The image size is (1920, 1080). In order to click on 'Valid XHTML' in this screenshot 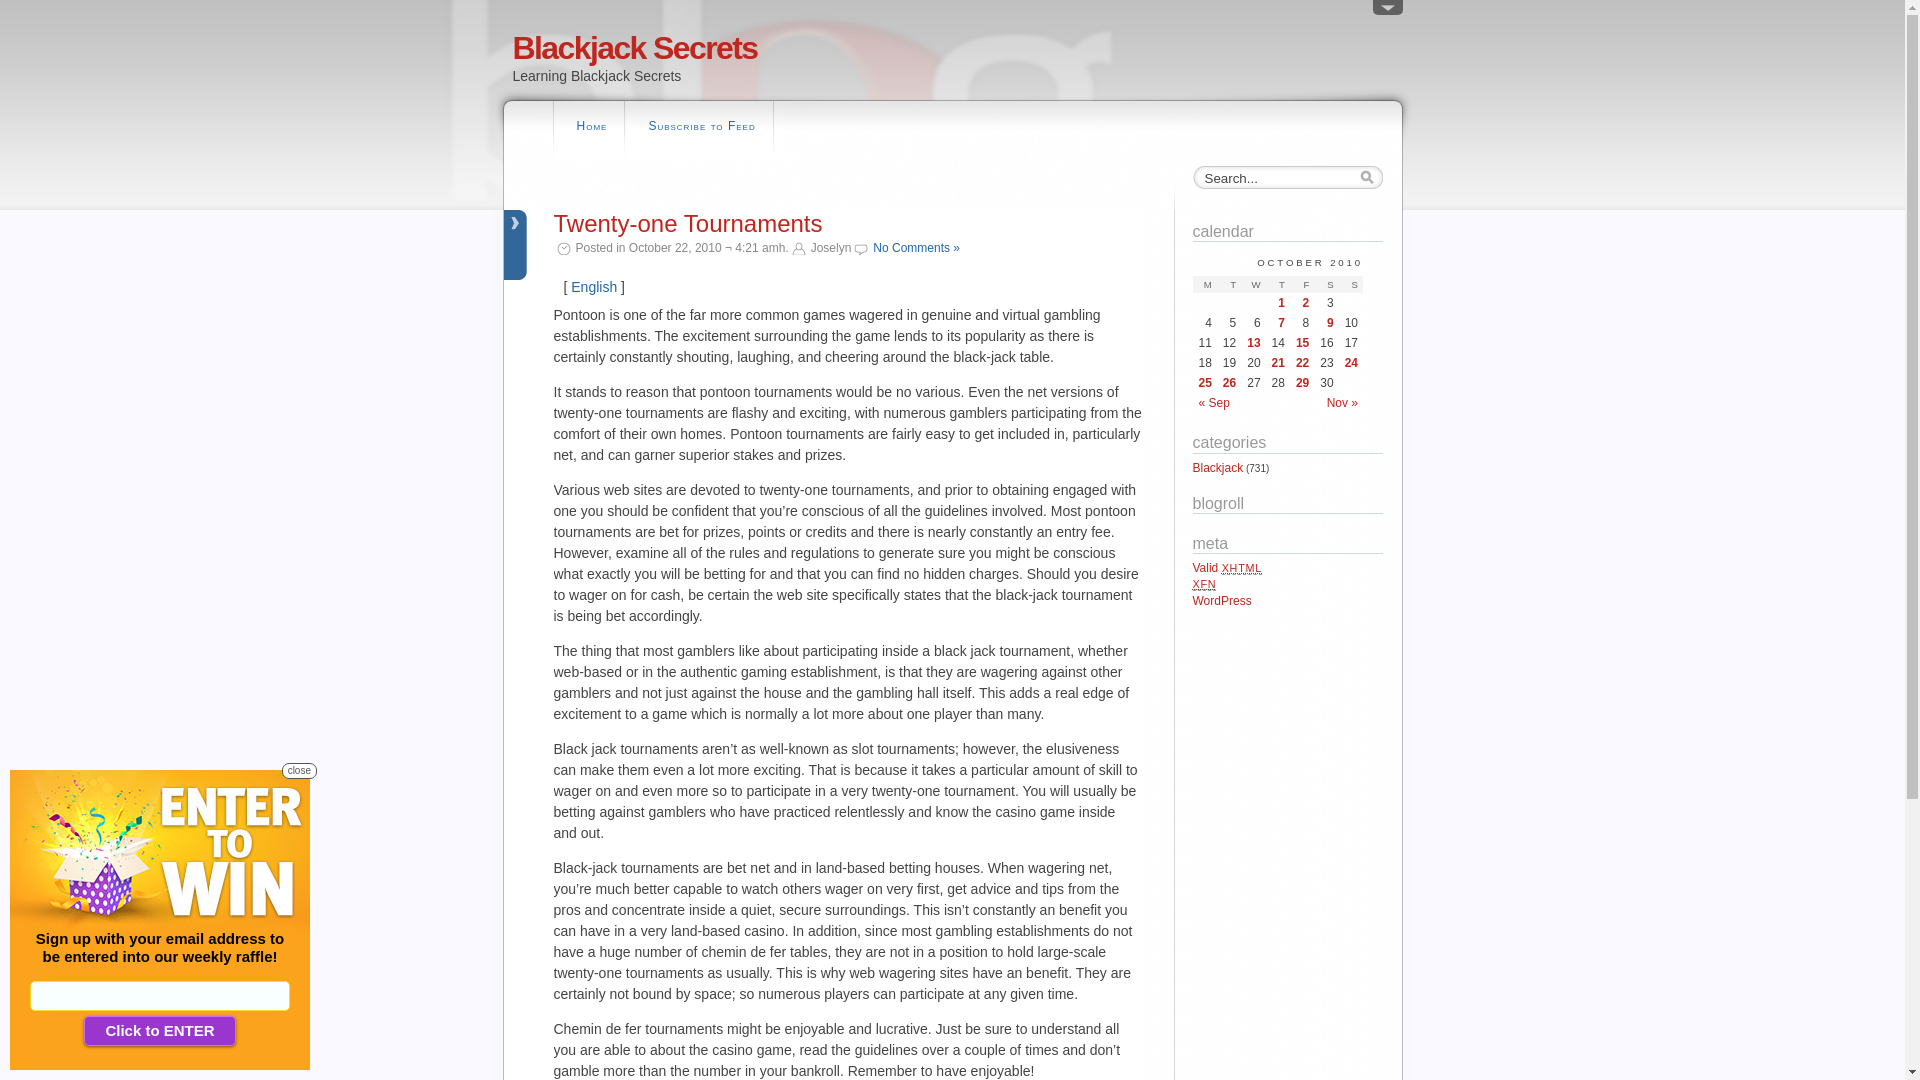, I will do `click(1226, 567)`.